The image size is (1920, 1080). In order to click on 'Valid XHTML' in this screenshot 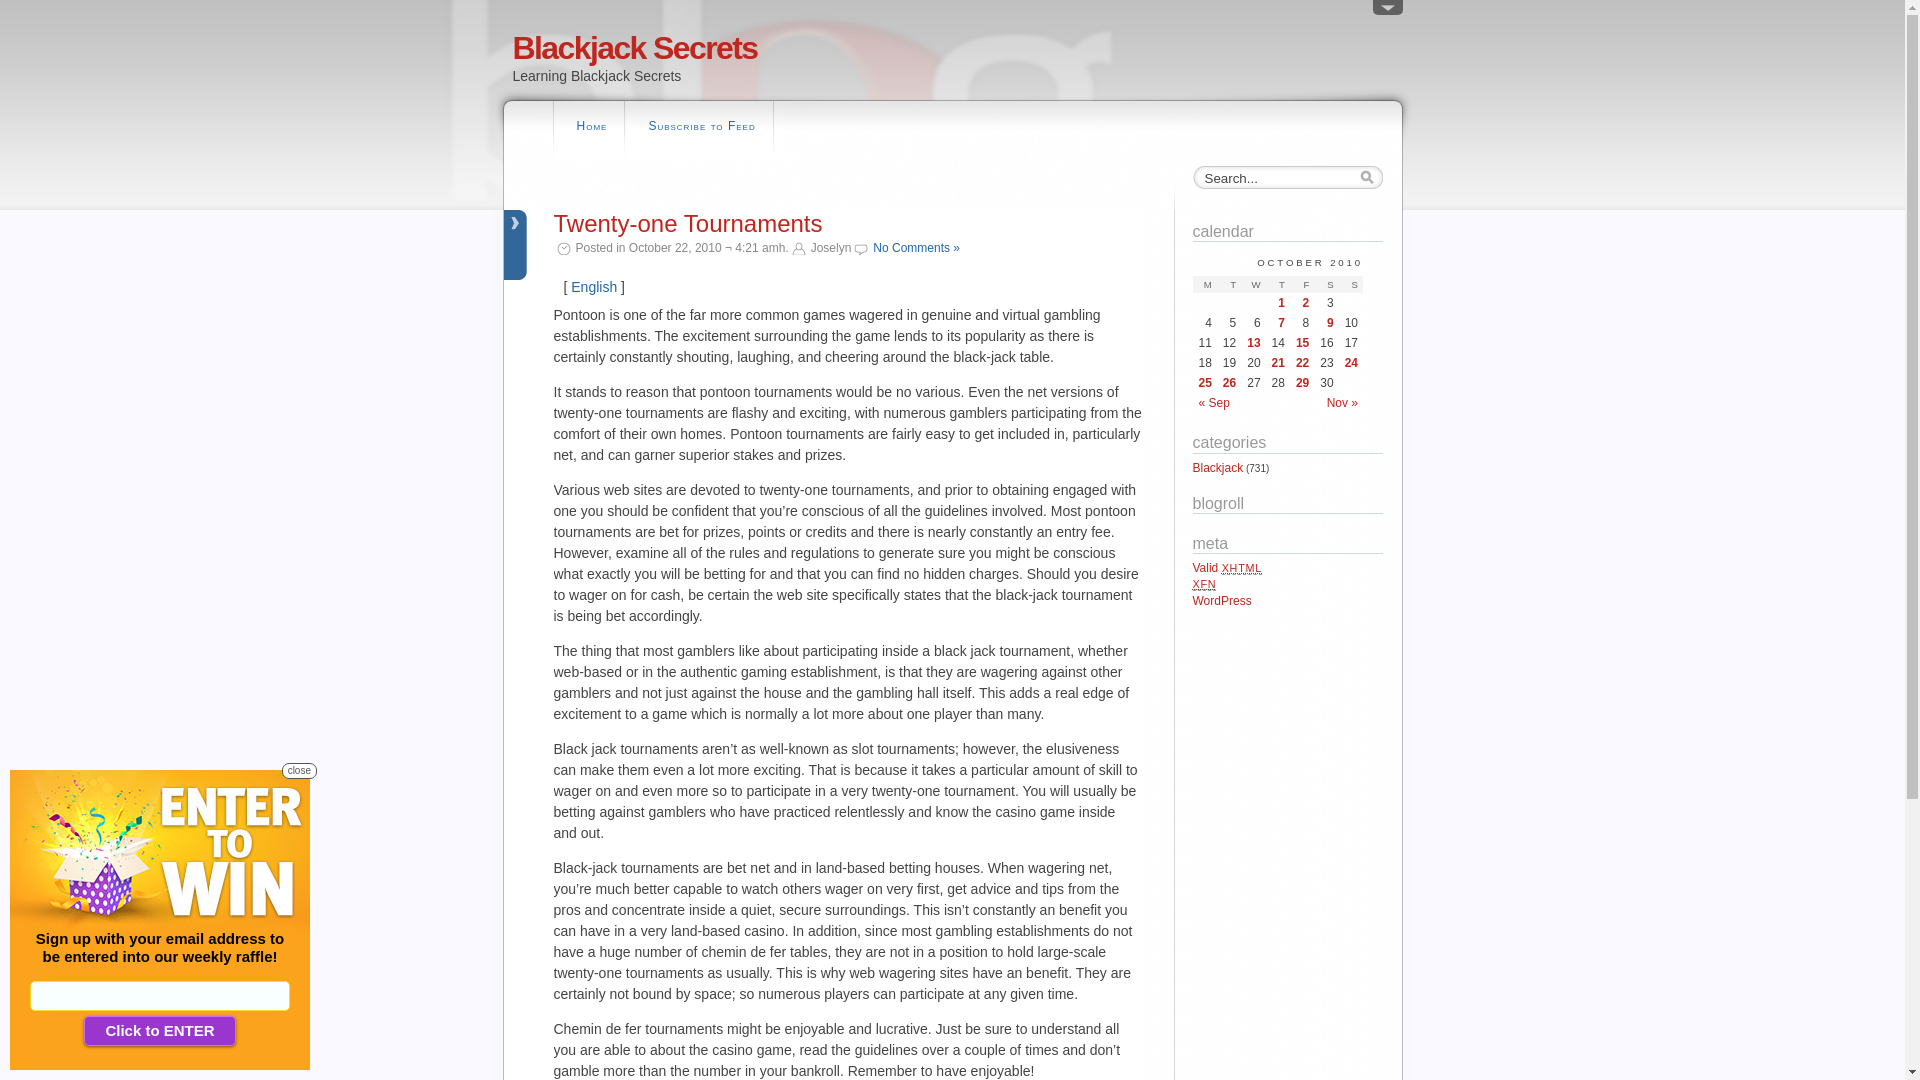, I will do `click(1226, 567)`.